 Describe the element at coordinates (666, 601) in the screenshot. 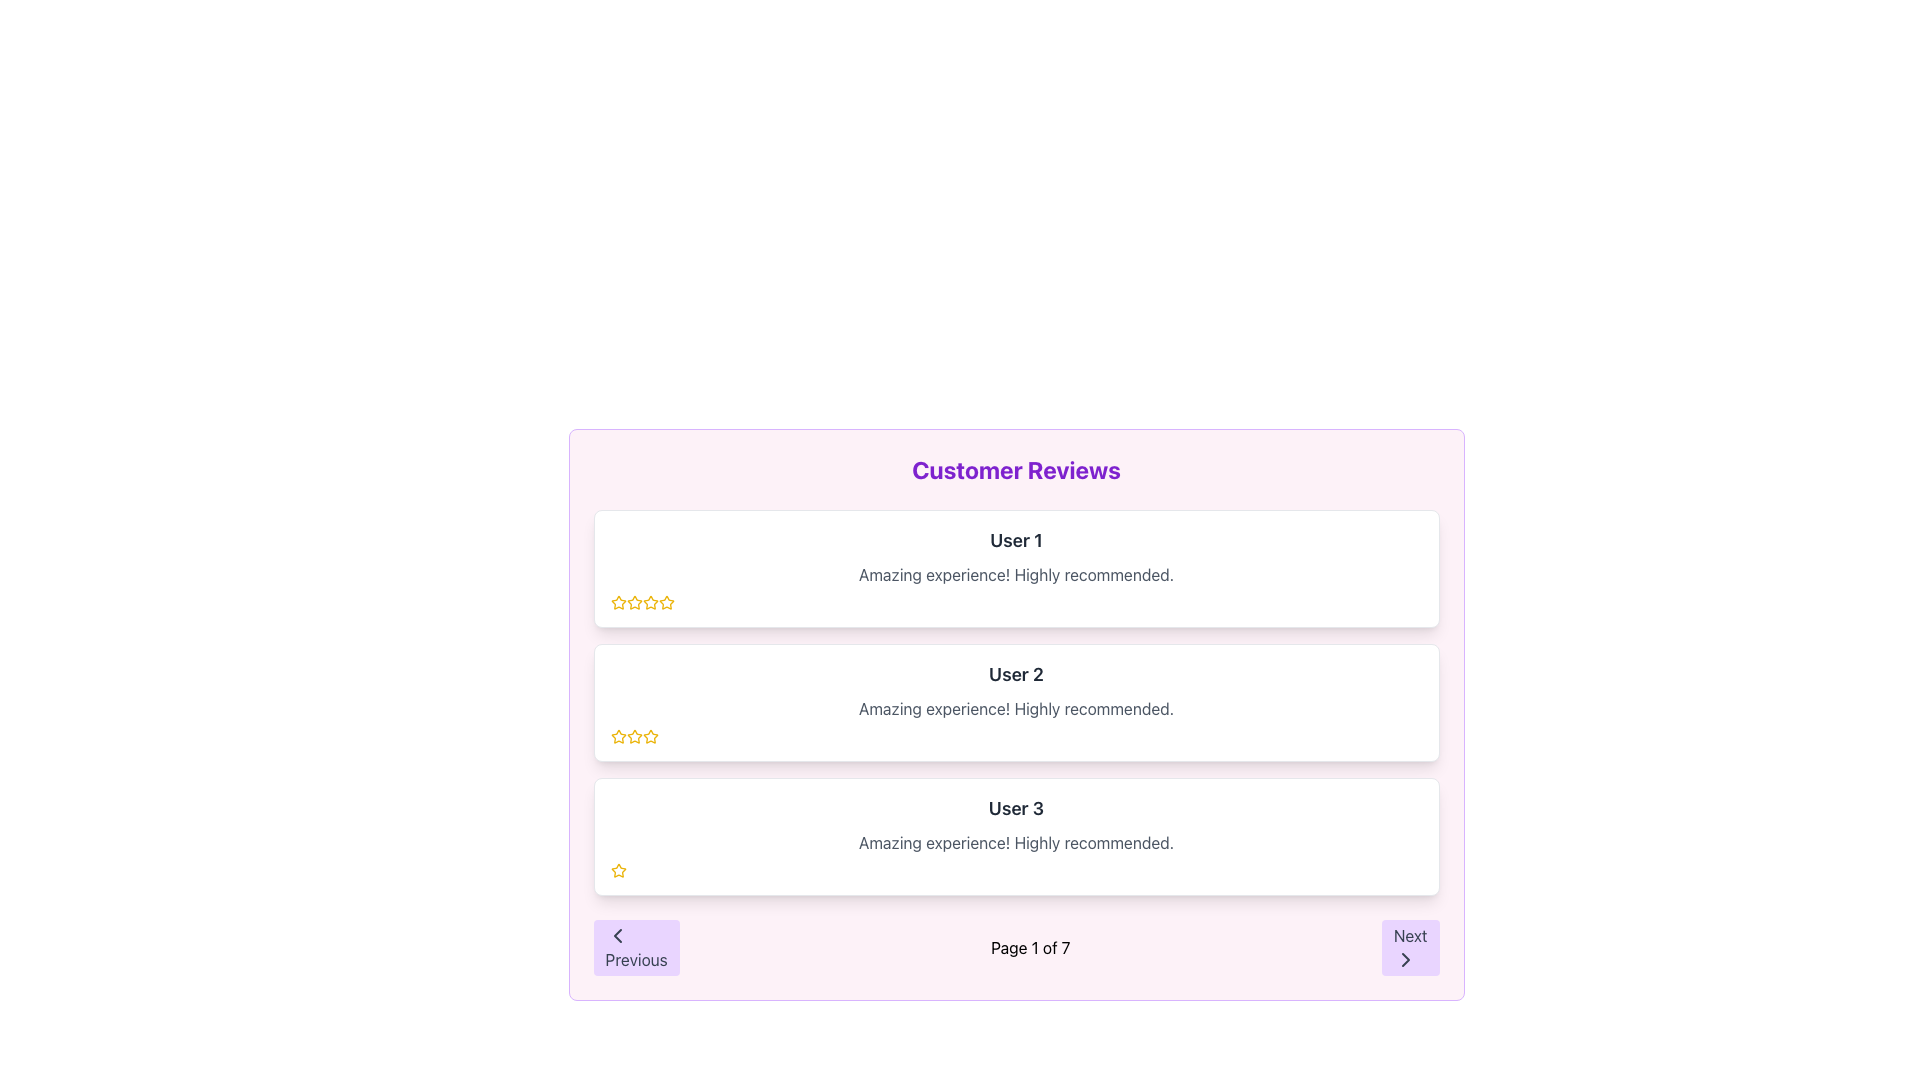

I see `the first star icon representing the rating in the 'User 1' review block to visually indicate the rating value` at that location.